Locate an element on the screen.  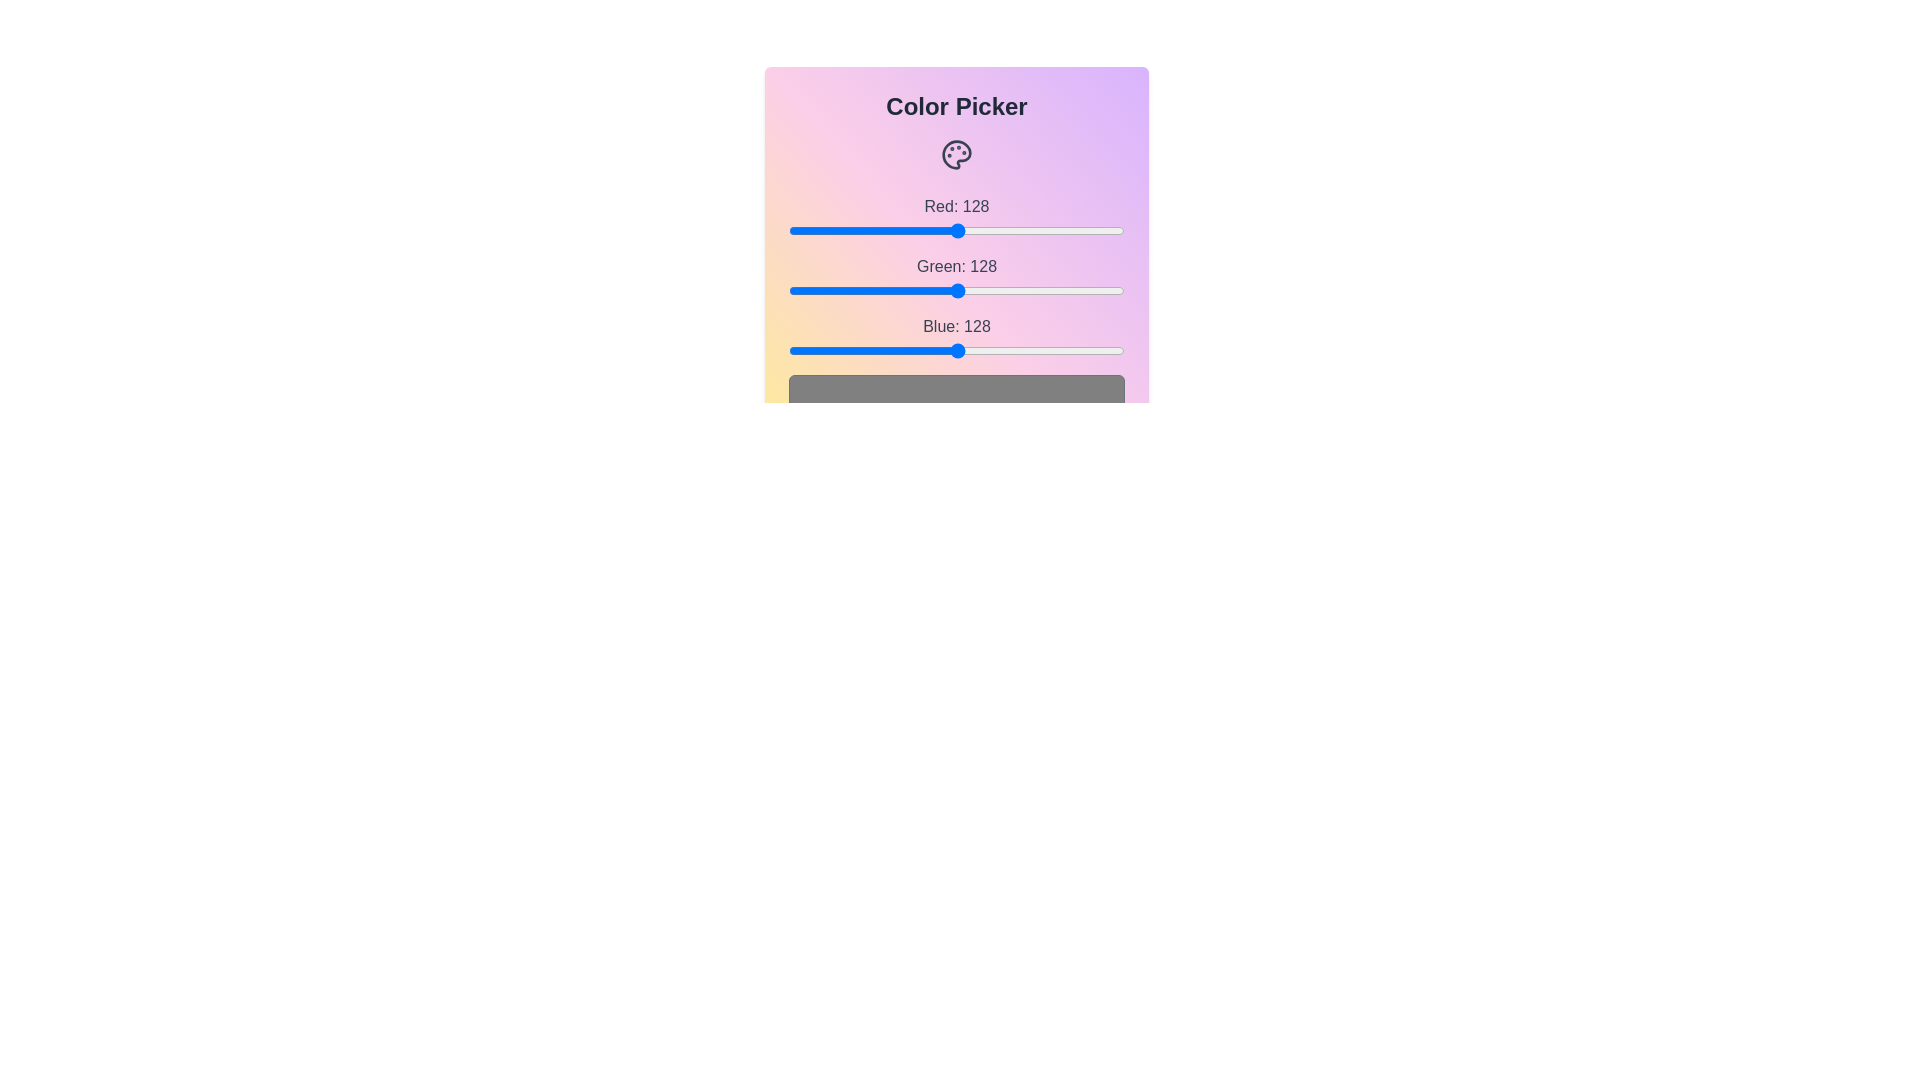
the green slider to set the green channel value to 234 is located at coordinates (1096, 290).